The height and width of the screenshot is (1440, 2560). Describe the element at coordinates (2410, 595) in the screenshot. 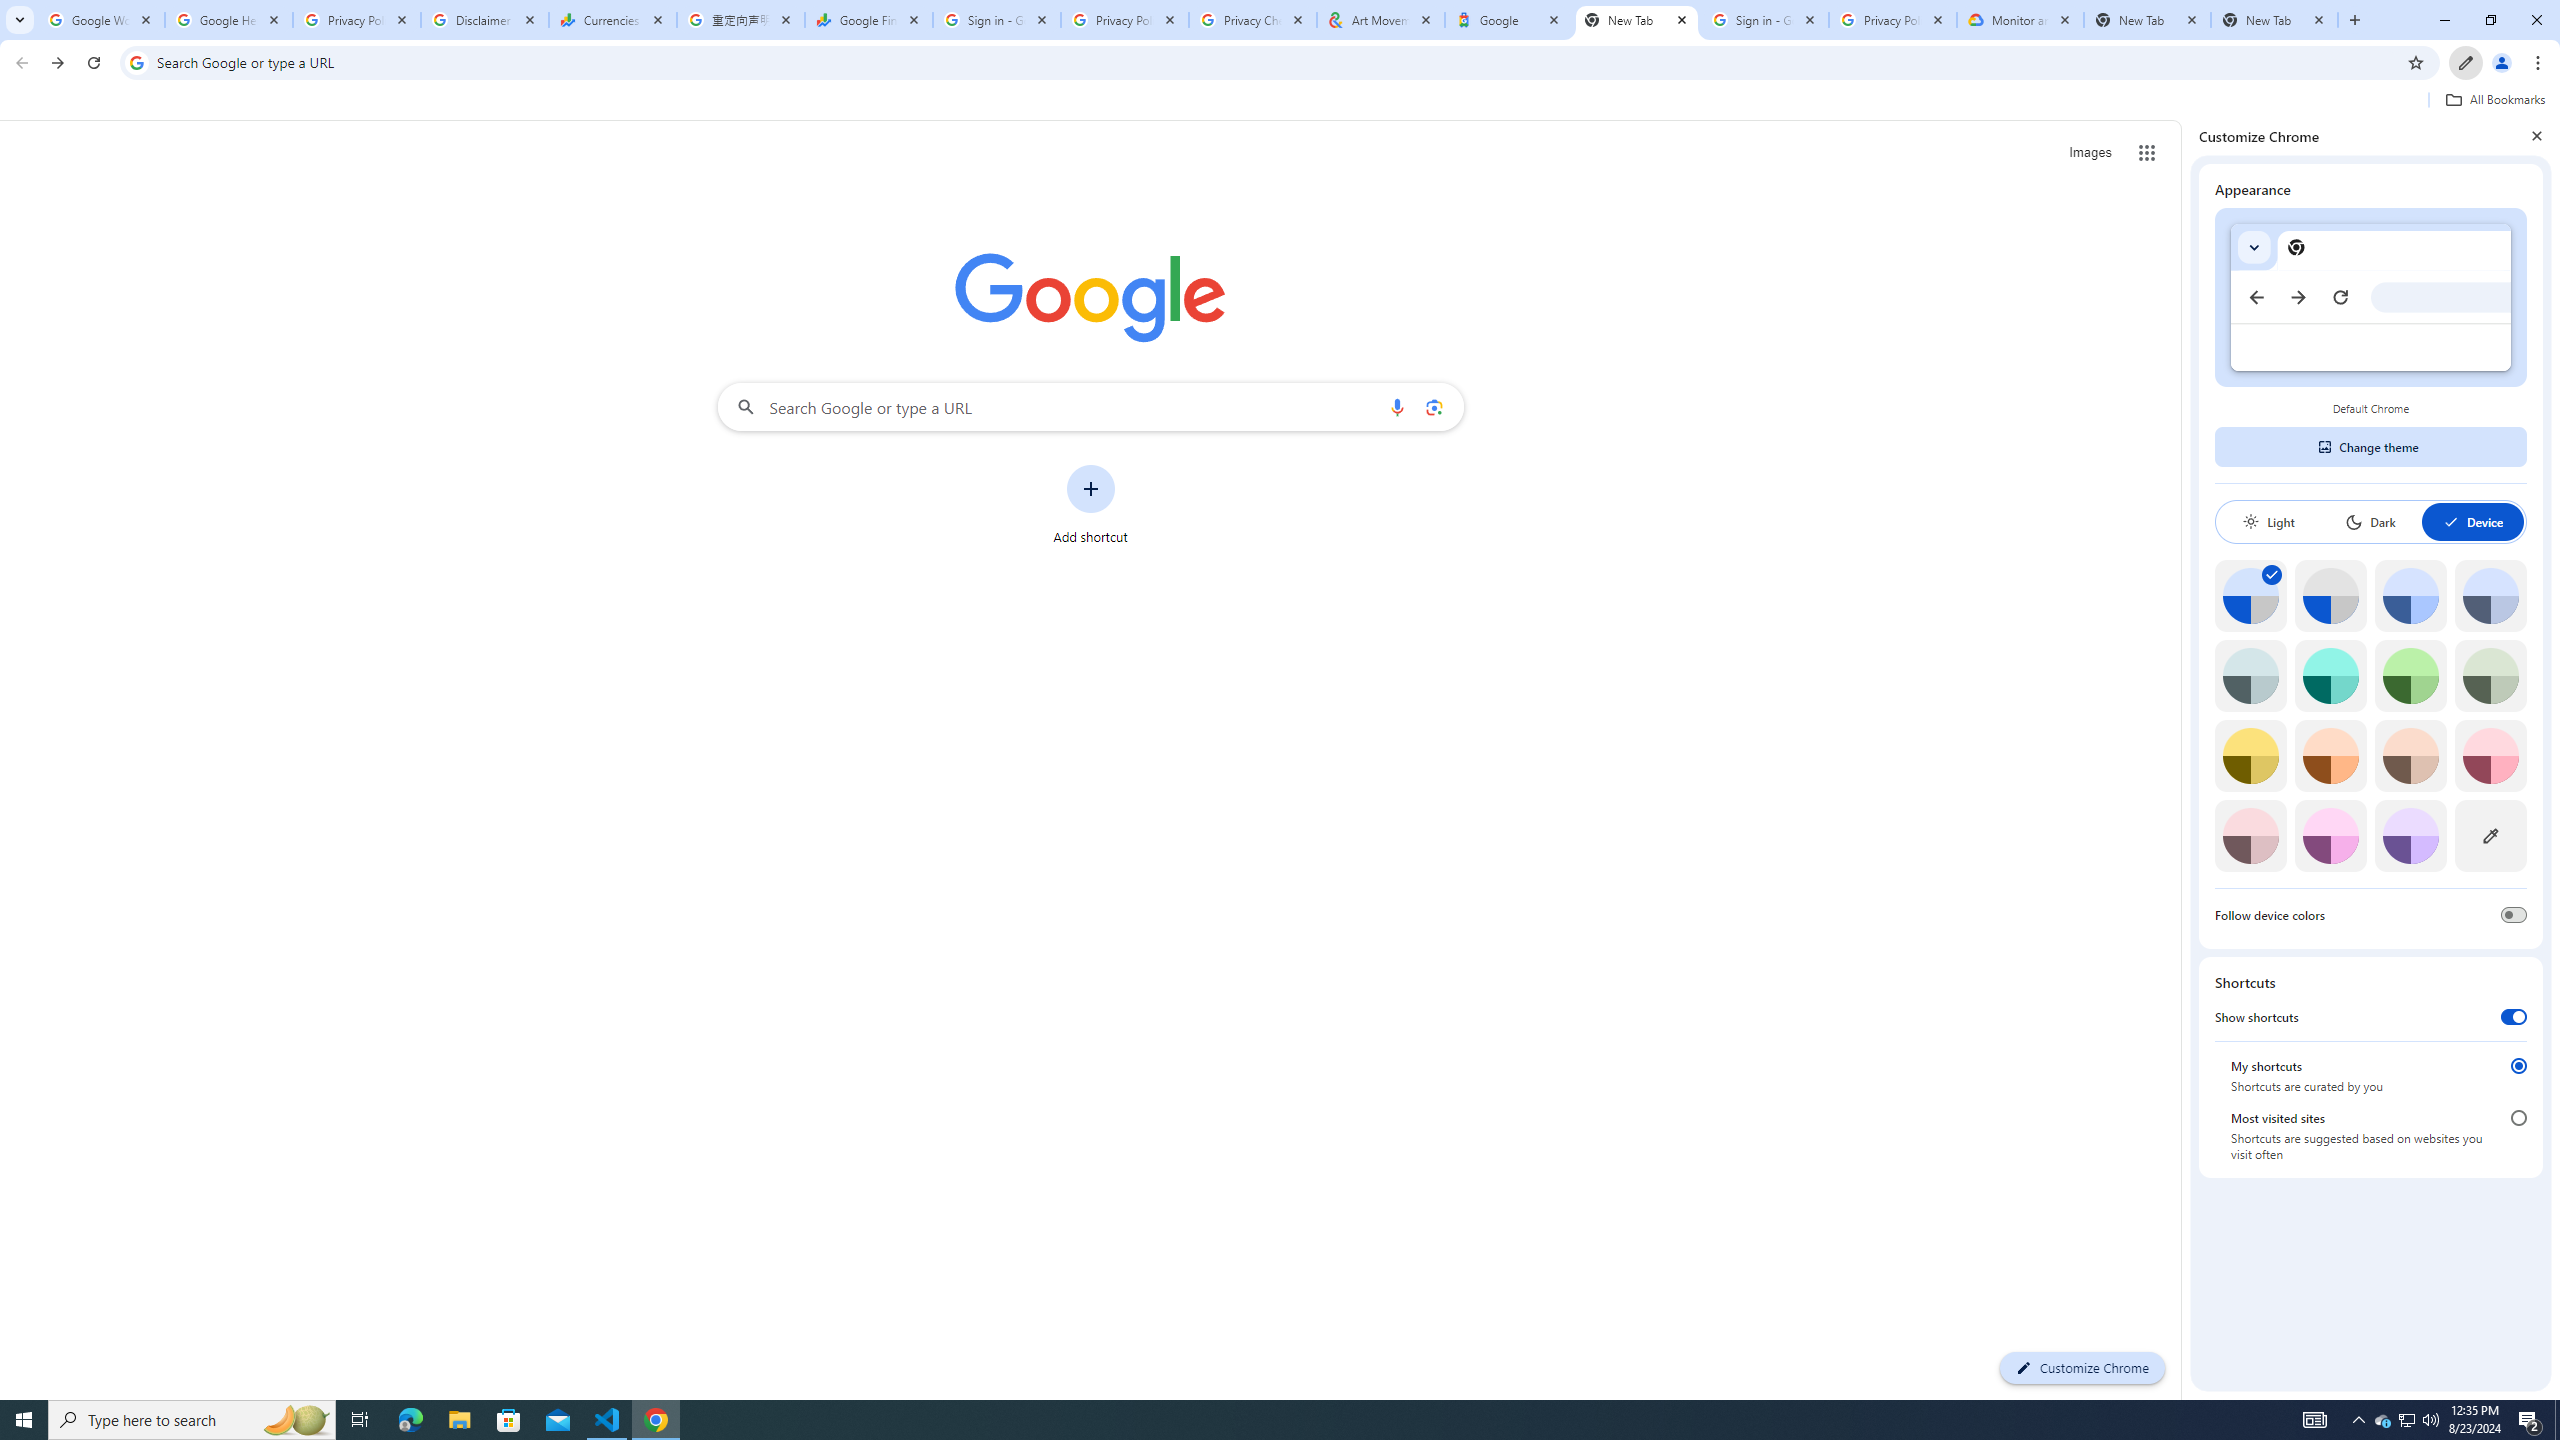

I see `'Blue'` at that location.